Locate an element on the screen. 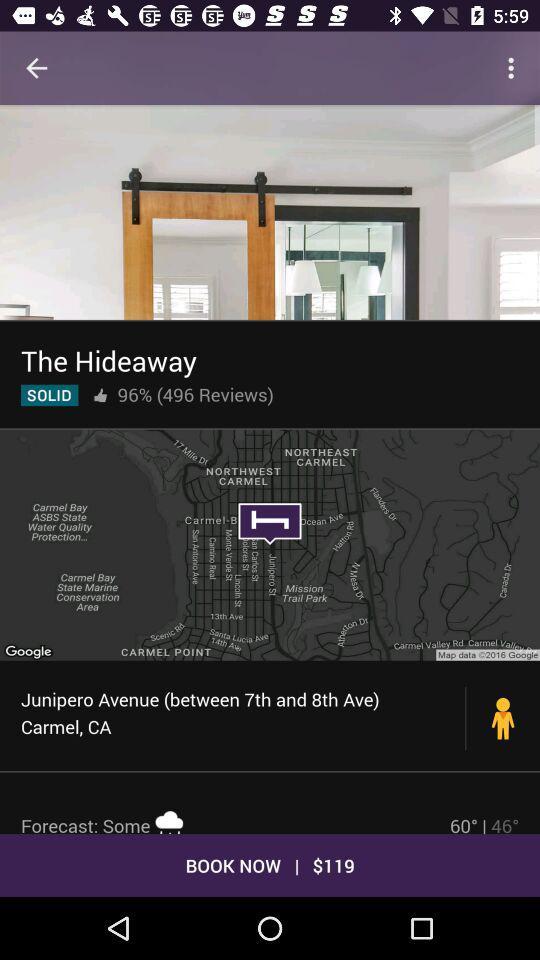  item to the right of junipero avenue between is located at coordinates (502, 718).